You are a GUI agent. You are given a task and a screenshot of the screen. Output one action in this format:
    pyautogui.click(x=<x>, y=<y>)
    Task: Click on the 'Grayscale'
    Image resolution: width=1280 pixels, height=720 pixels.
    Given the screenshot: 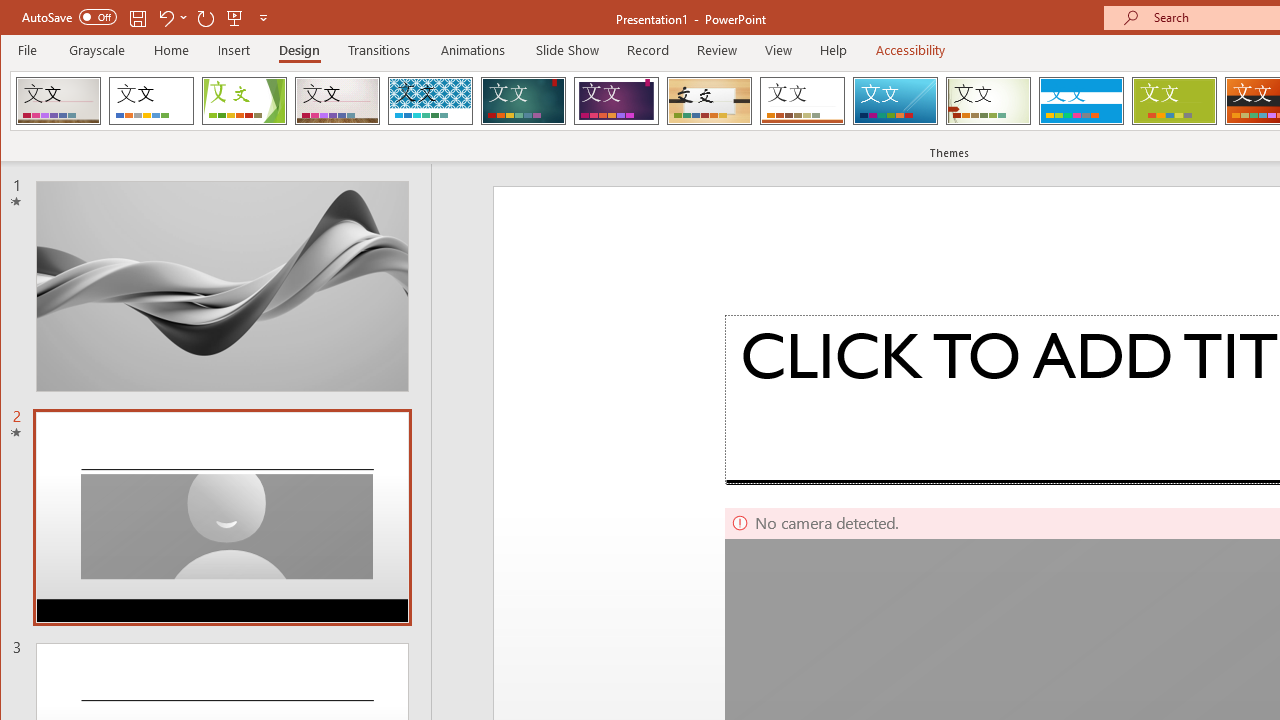 What is the action you would take?
    pyautogui.click(x=96, y=49)
    